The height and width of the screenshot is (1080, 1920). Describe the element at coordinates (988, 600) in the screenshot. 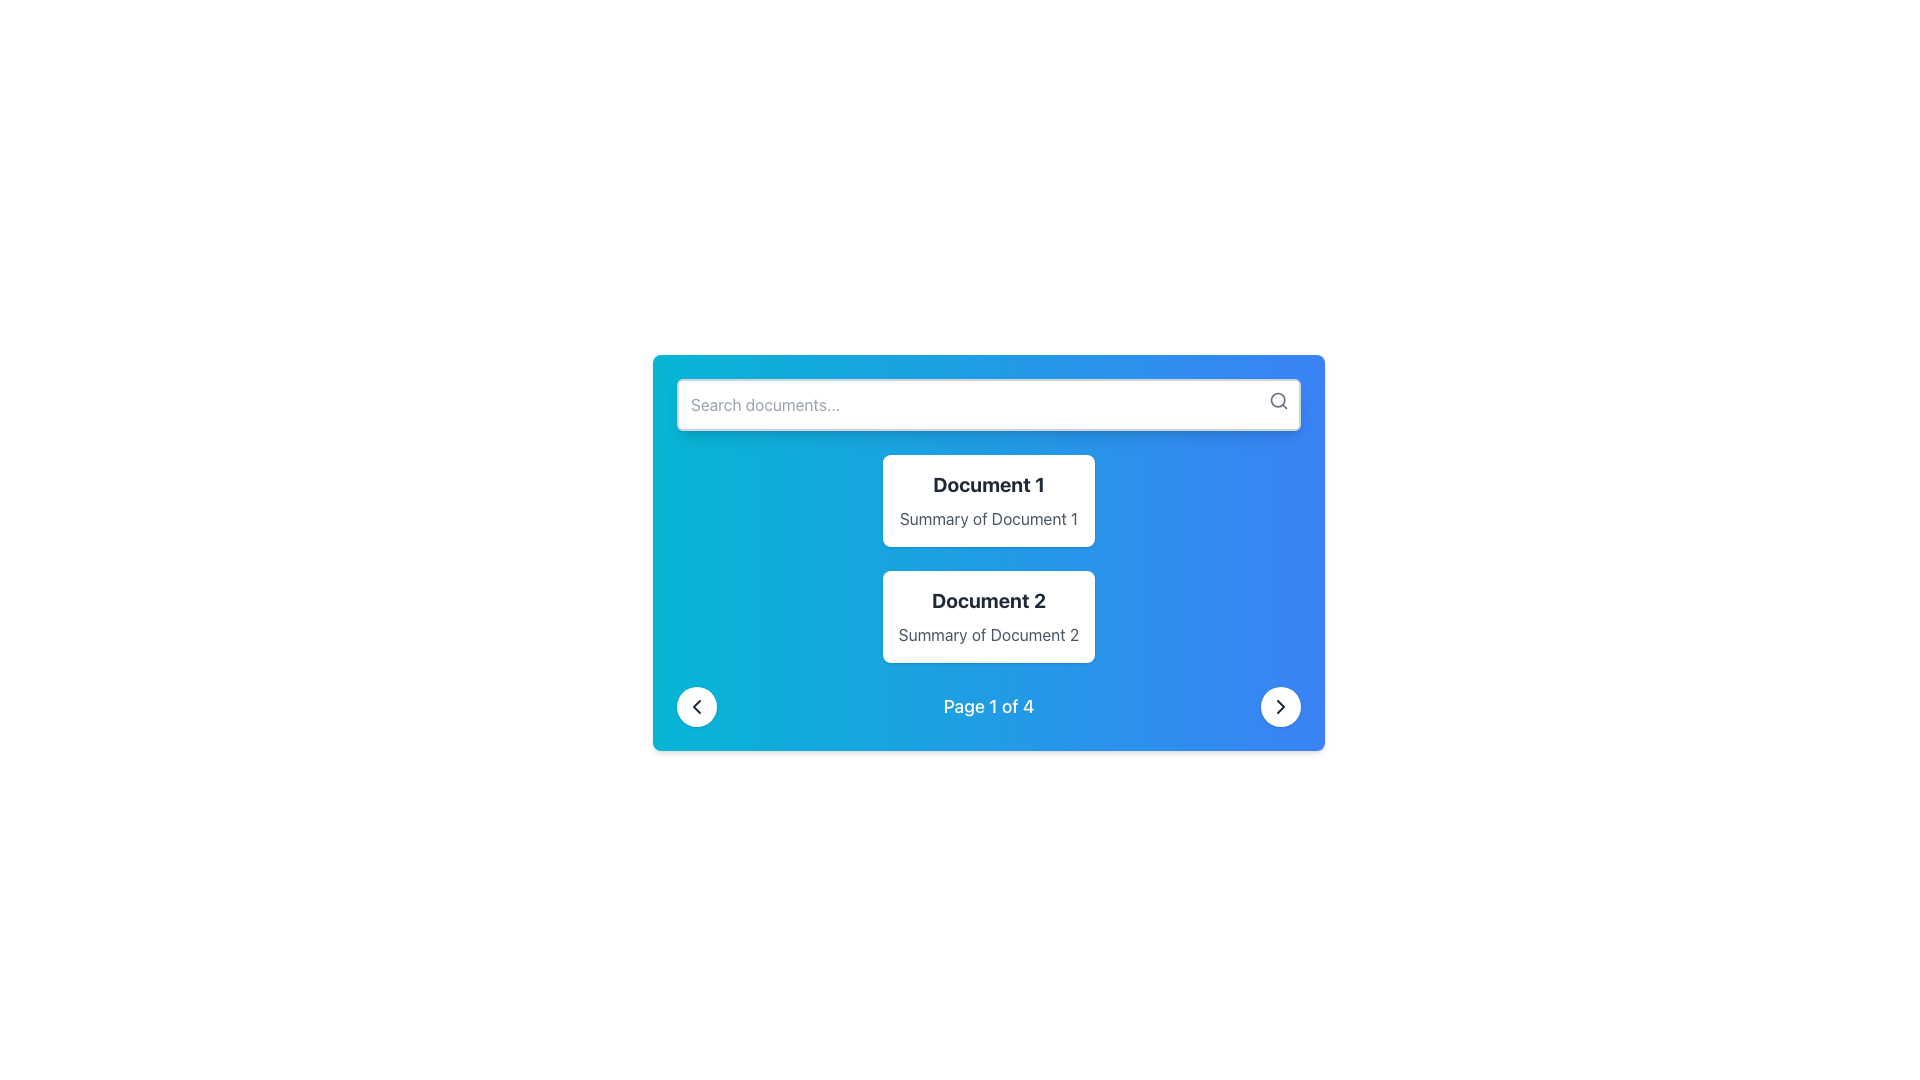

I see `the text label that serves as the title of a document representation, located within a card structure above the descriptive text 'Summary of Document 2'` at that location.